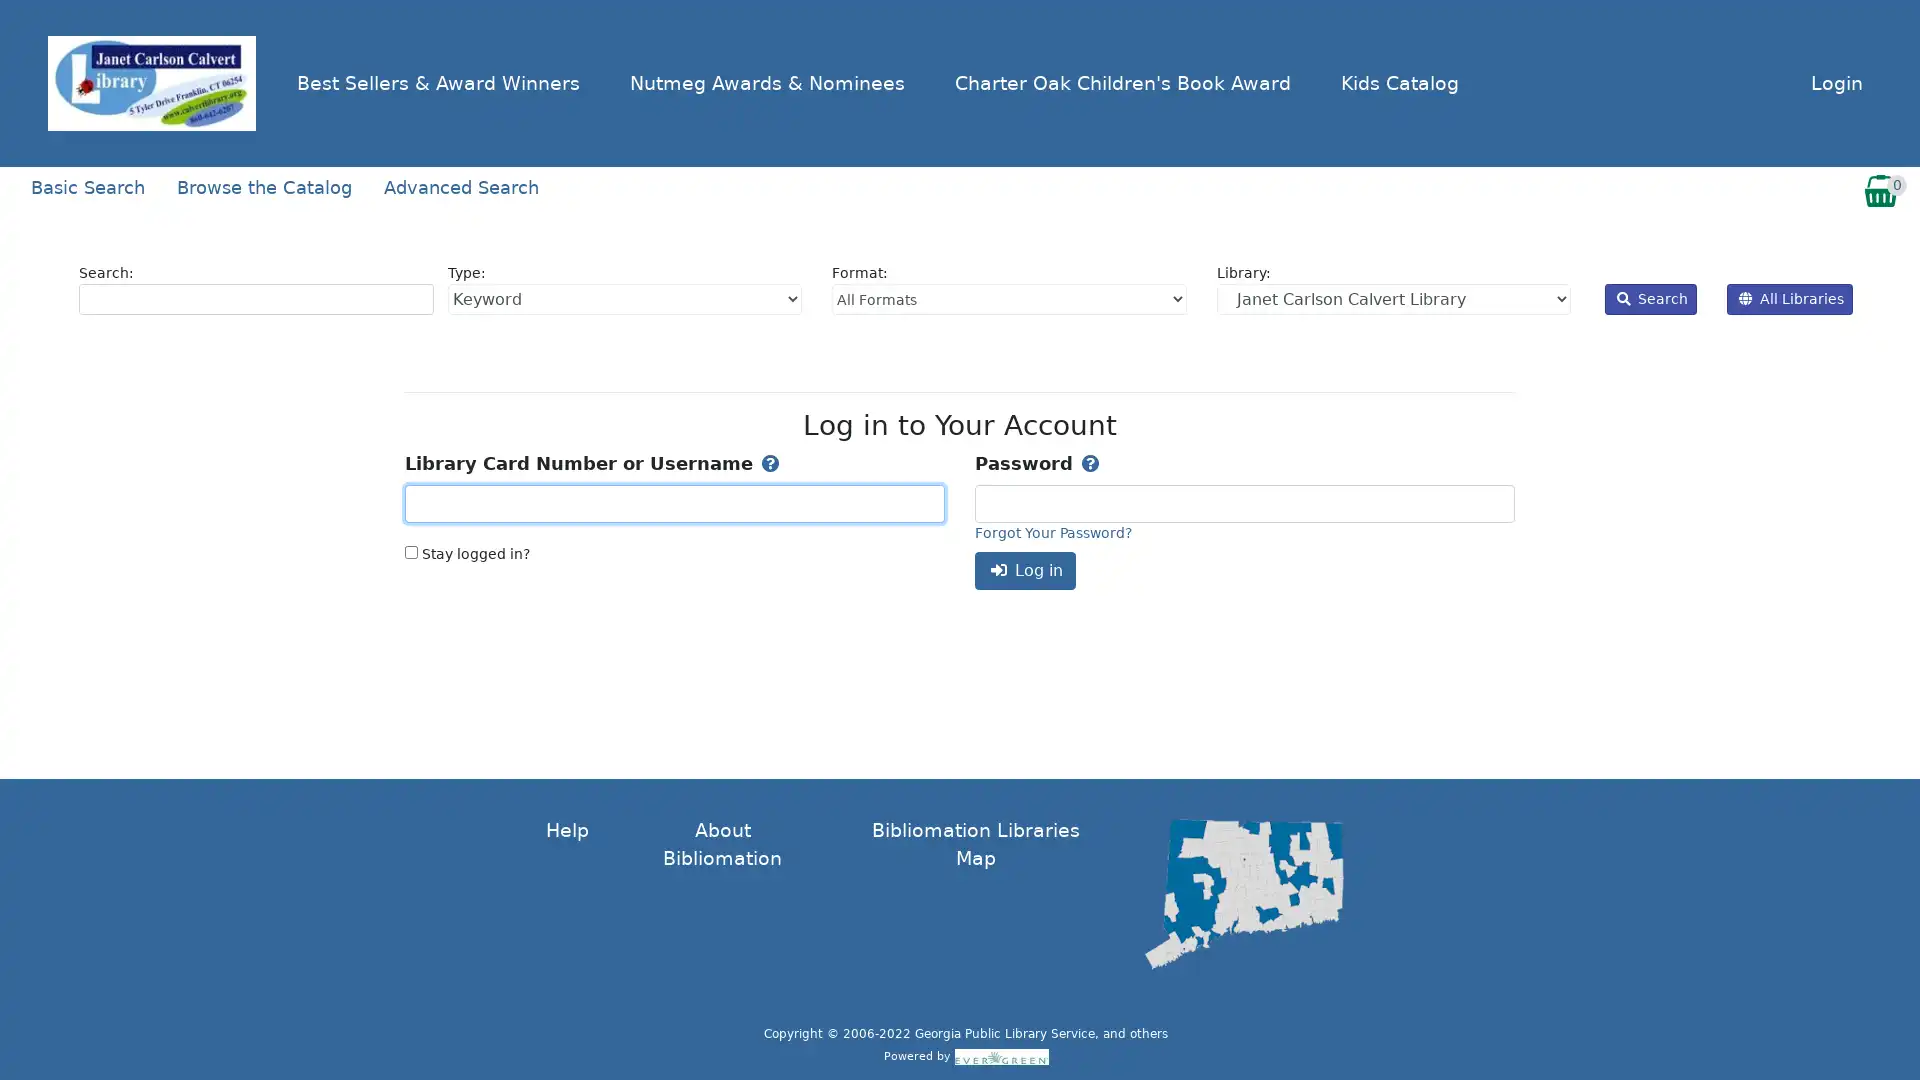 The width and height of the screenshot is (1920, 1080). Describe the element at coordinates (1651, 298) in the screenshot. I see `Search` at that location.